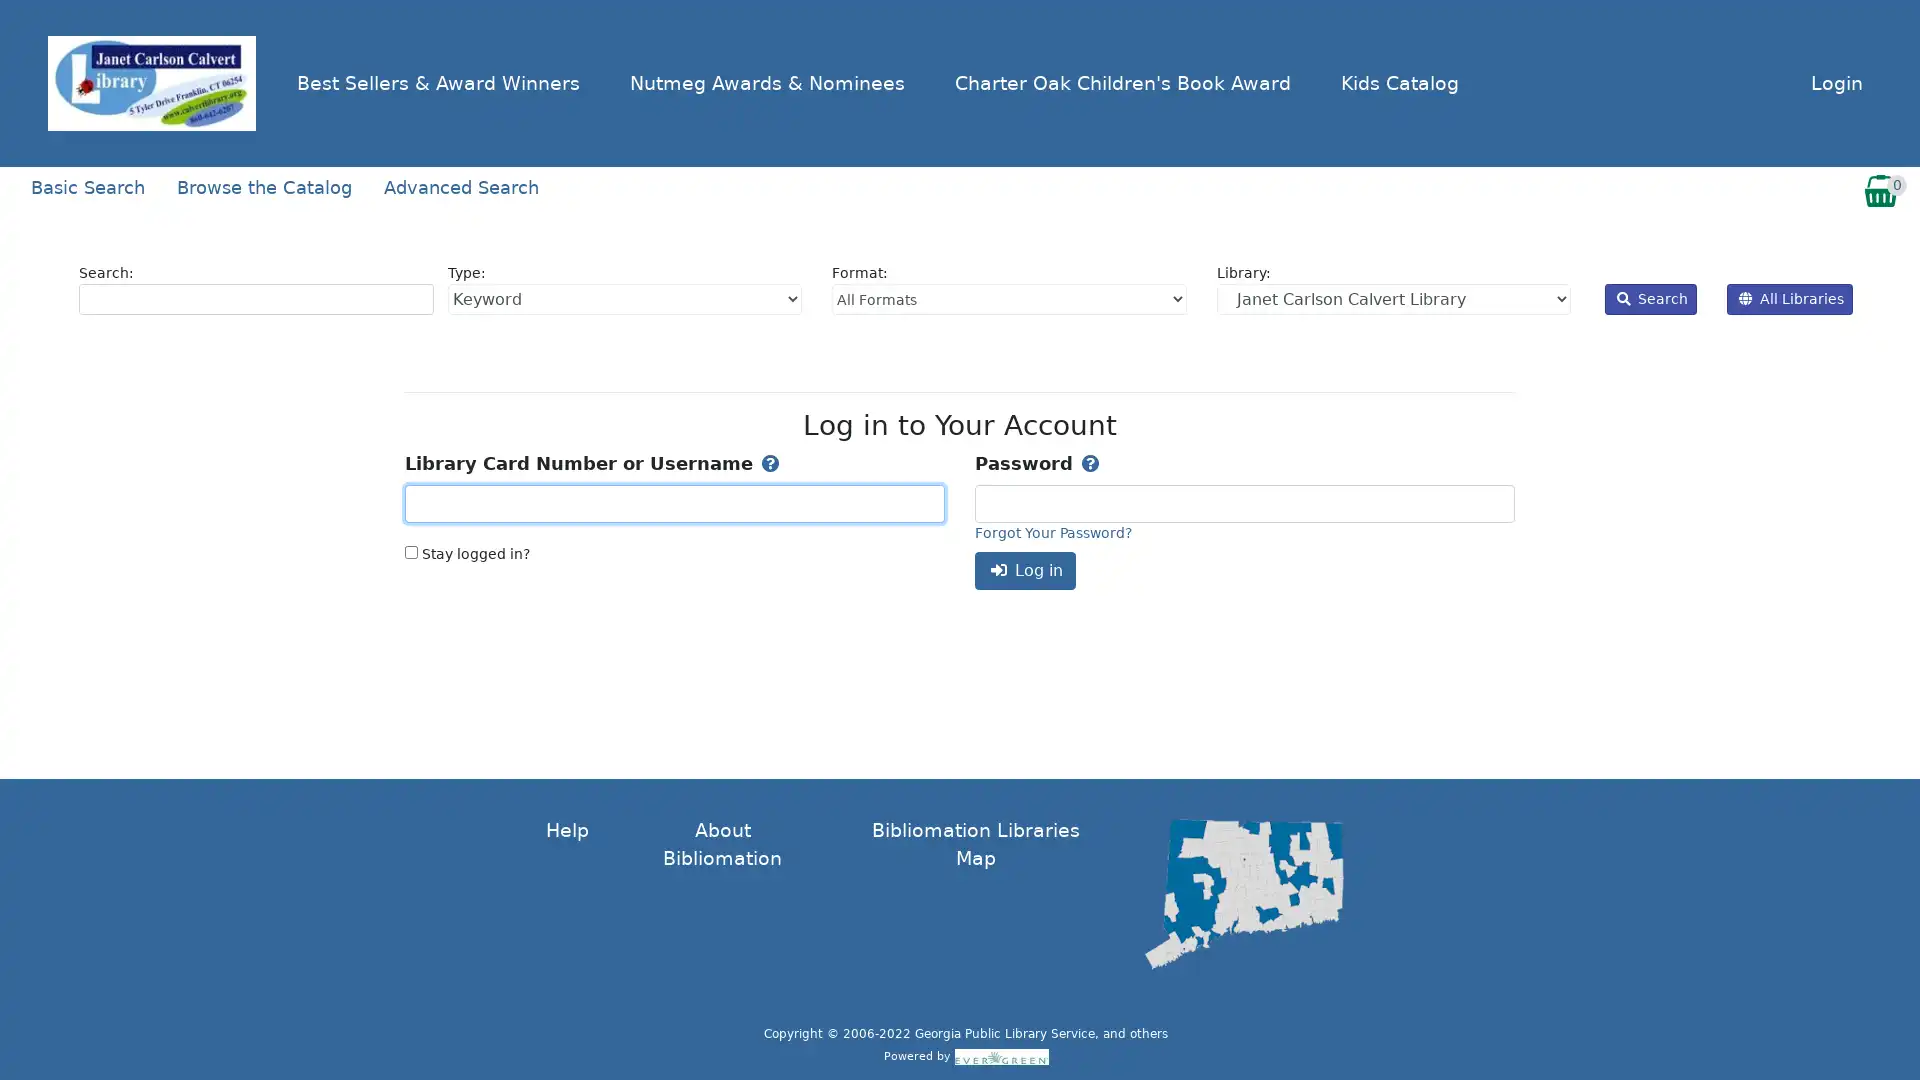 The width and height of the screenshot is (1920, 1080). Describe the element at coordinates (1651, 298) in the screenshot. I see `Search` at that location.